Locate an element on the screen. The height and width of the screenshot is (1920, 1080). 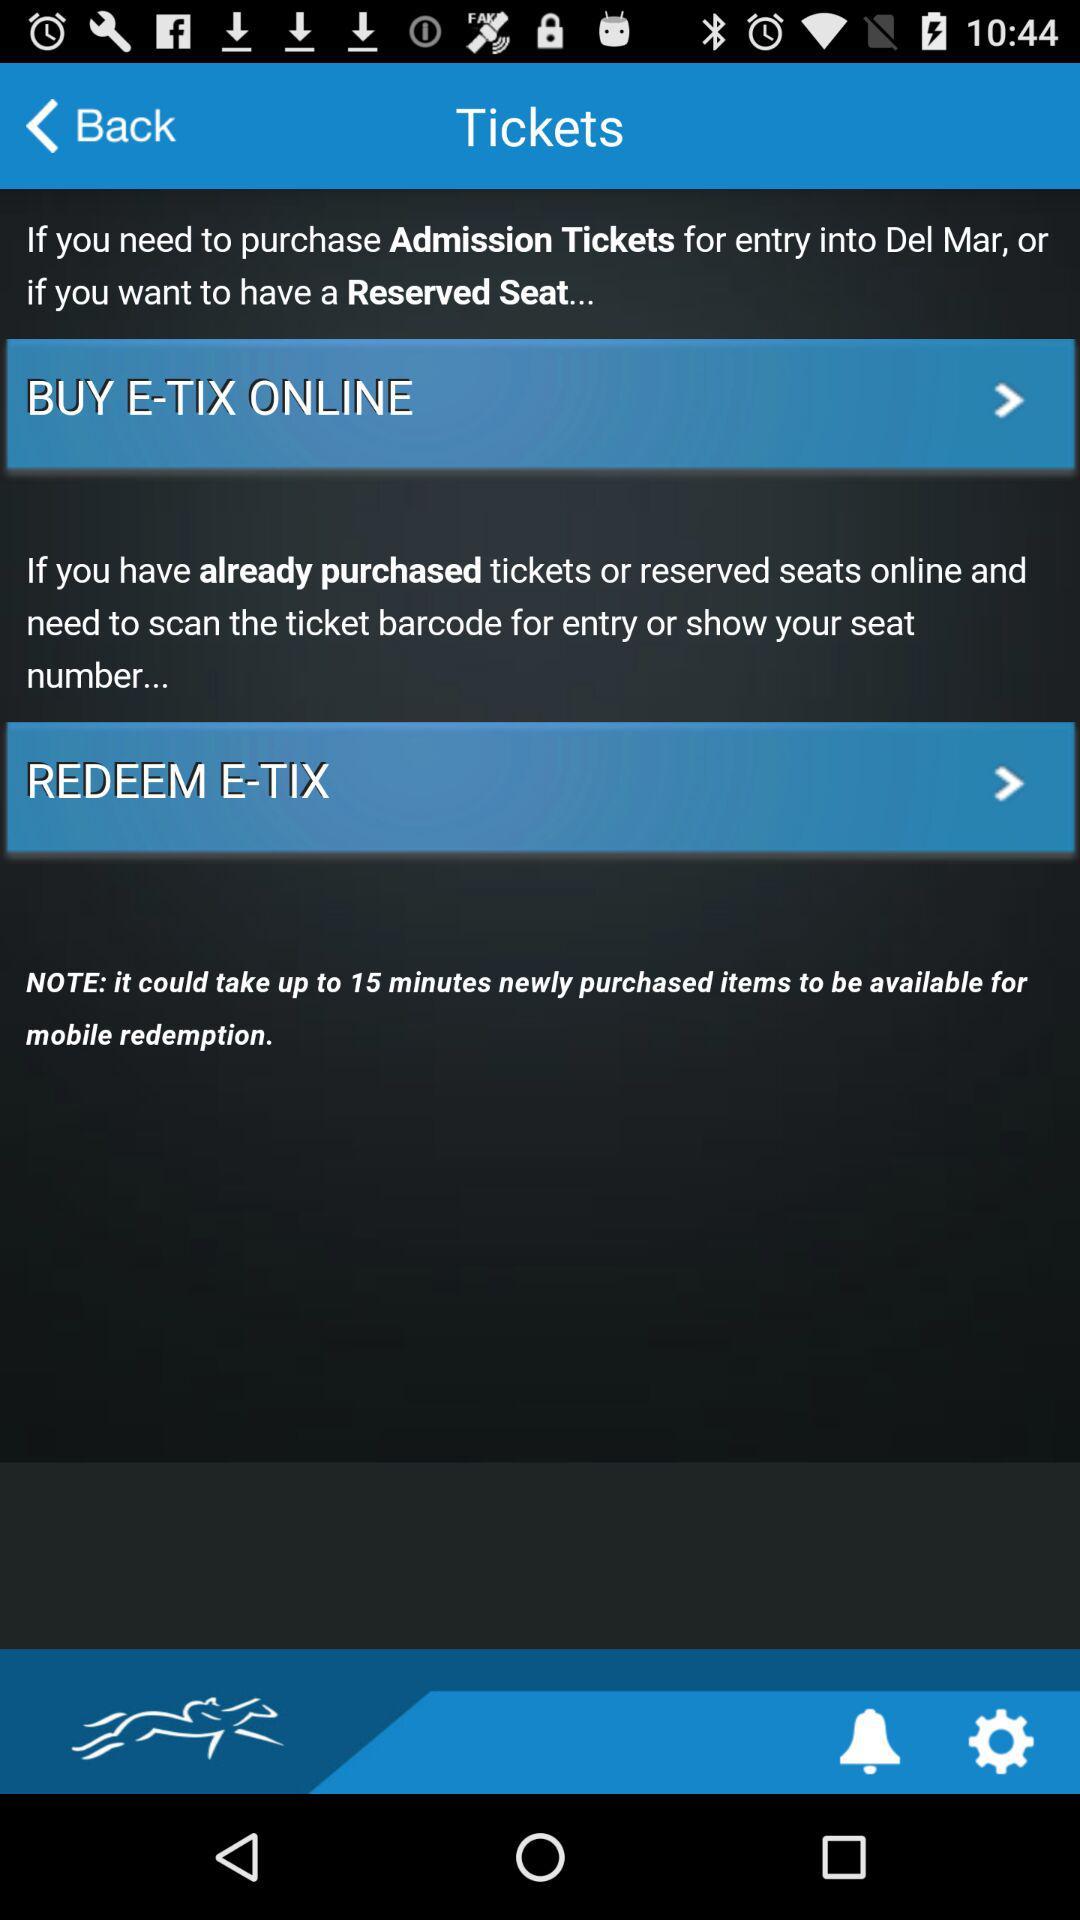
go back is located at coordinates (101, 124).